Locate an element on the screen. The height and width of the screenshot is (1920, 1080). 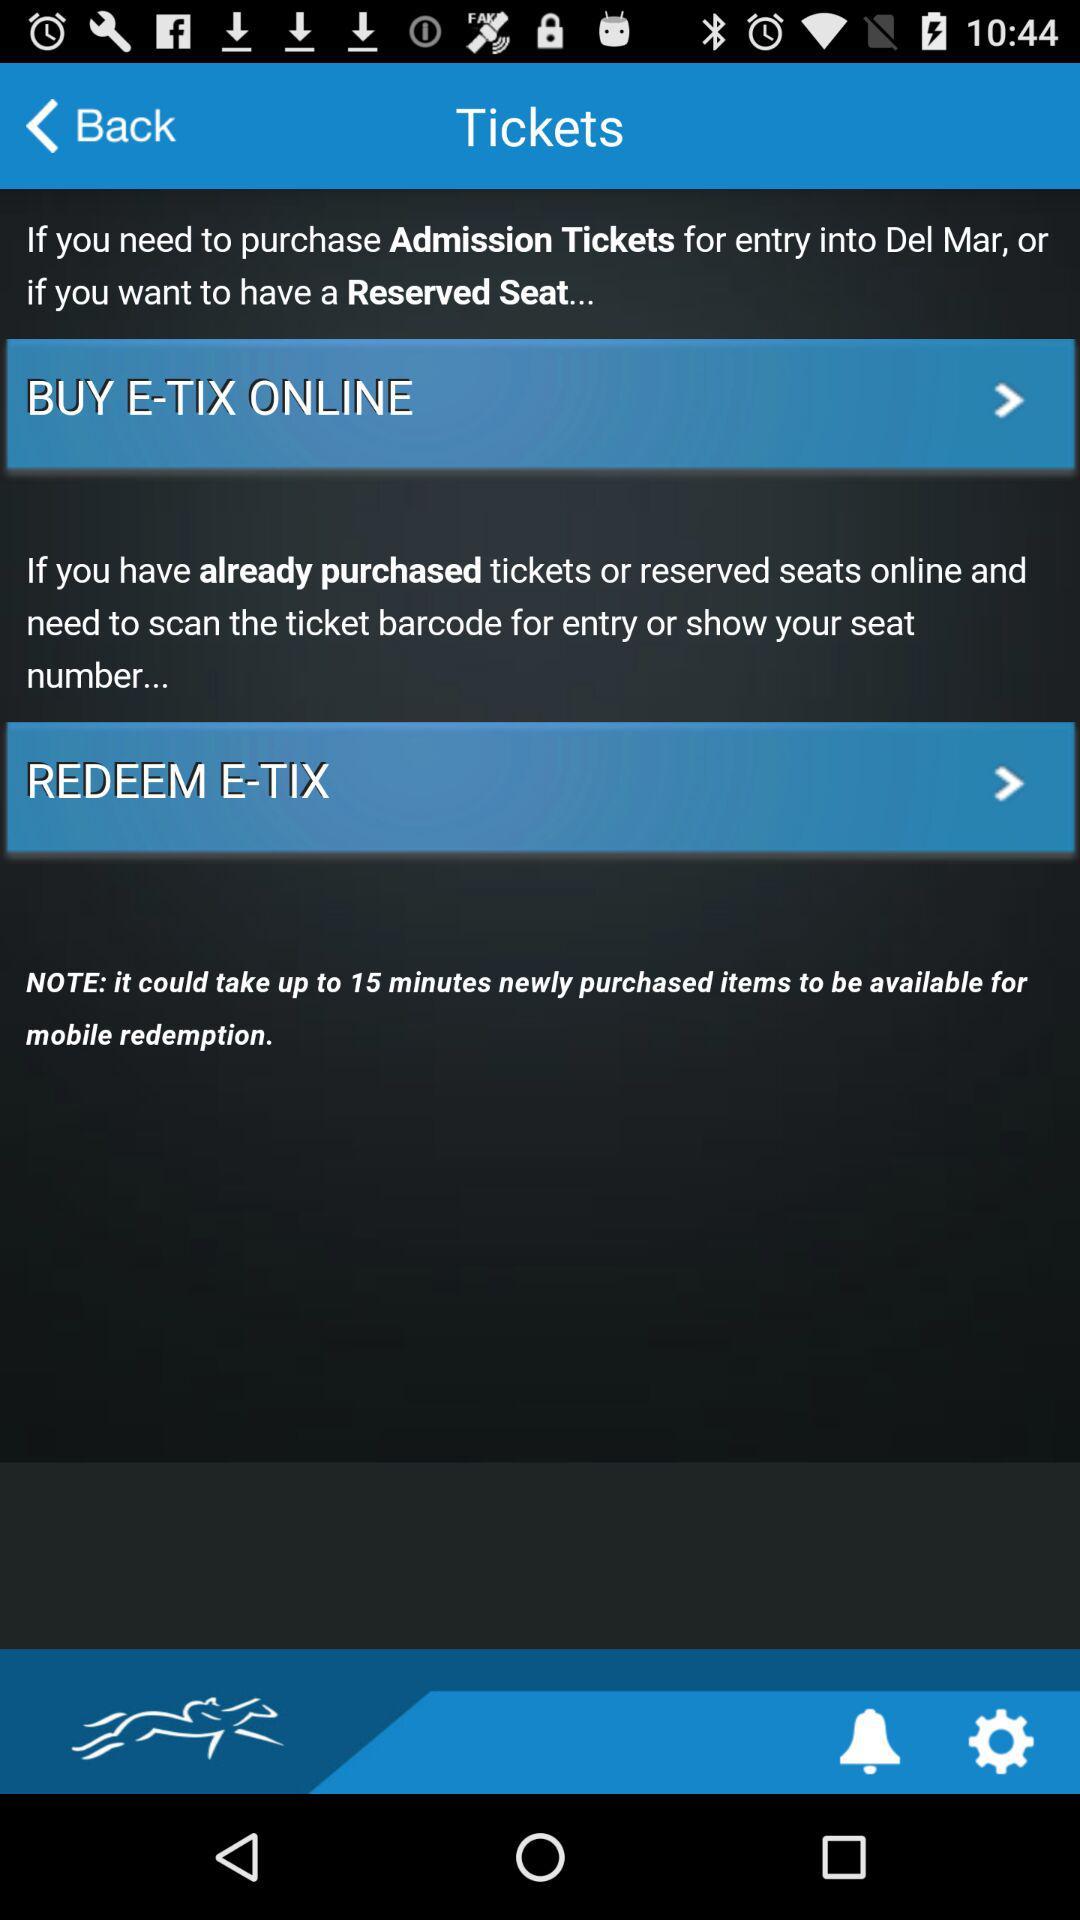
go back is located at coordinates (101, 124).